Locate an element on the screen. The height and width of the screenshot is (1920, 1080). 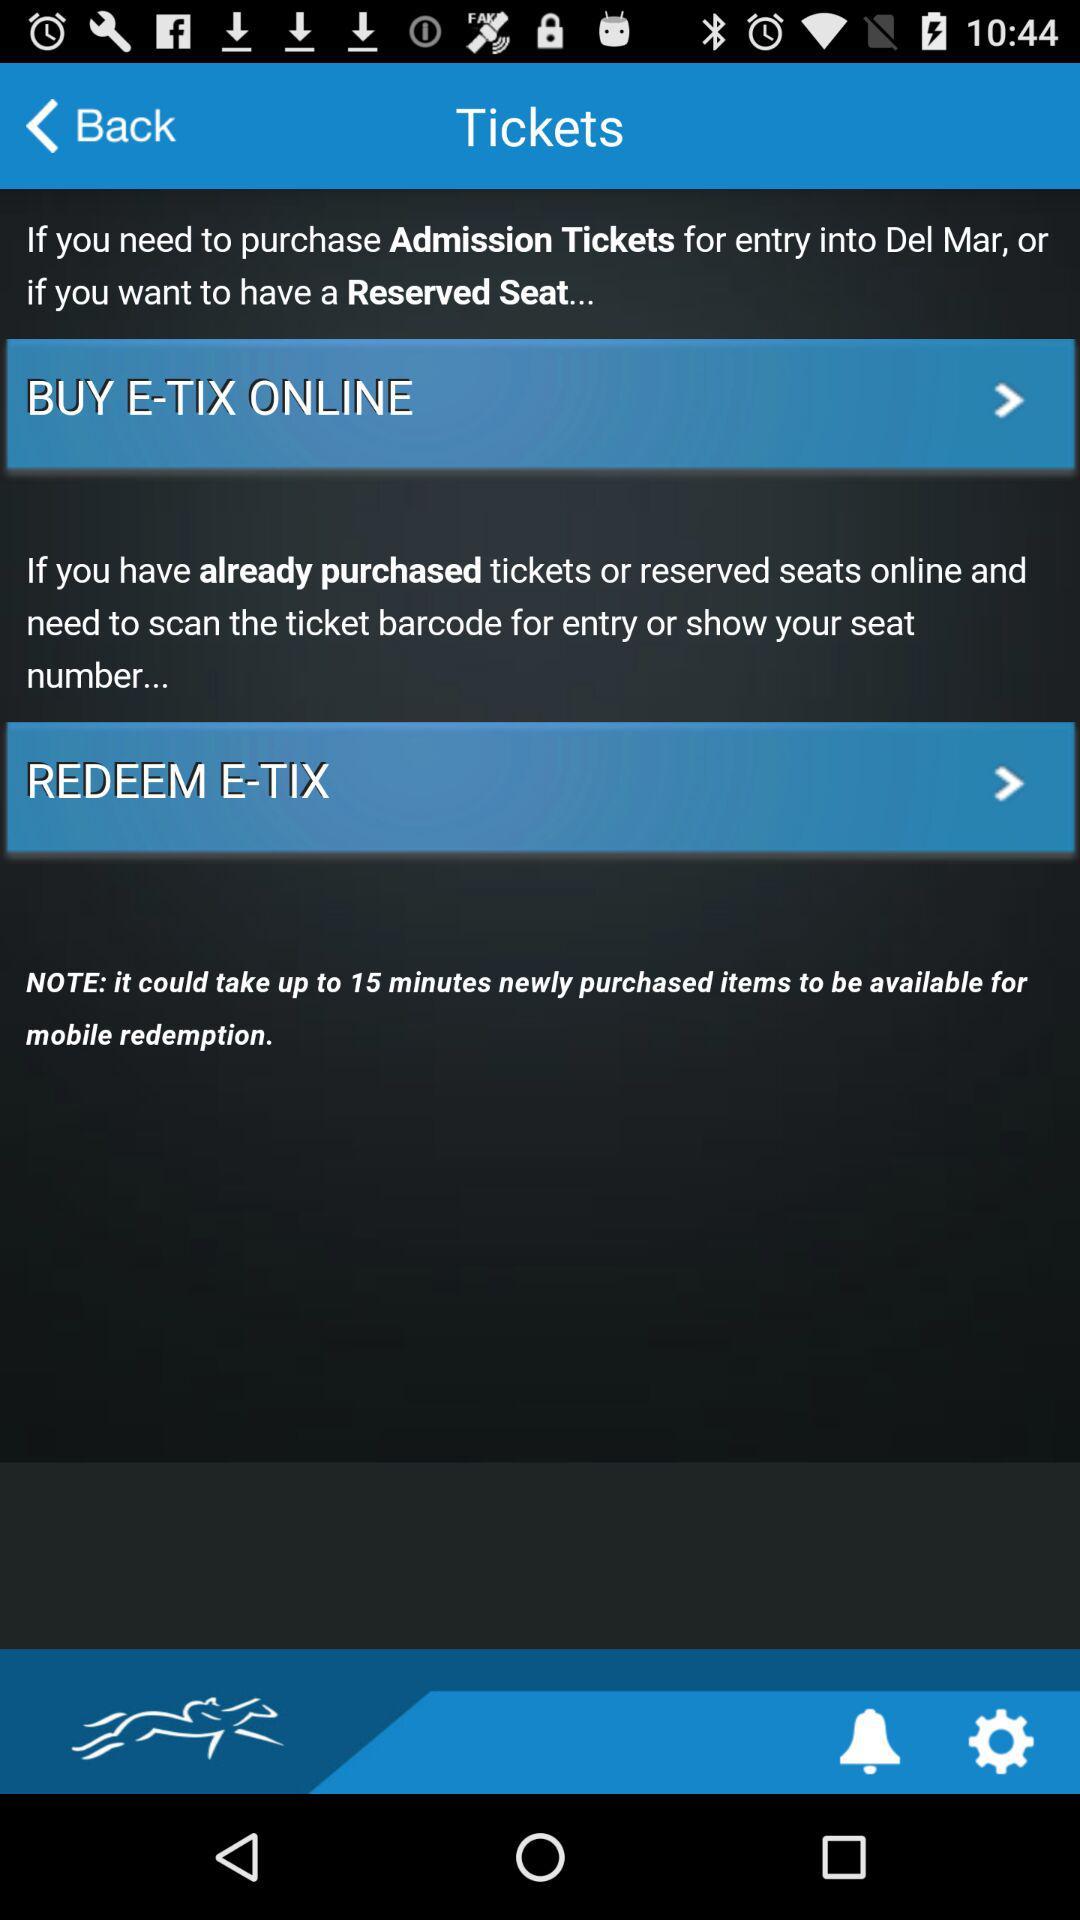
go back is located at coordinates (101, 124).